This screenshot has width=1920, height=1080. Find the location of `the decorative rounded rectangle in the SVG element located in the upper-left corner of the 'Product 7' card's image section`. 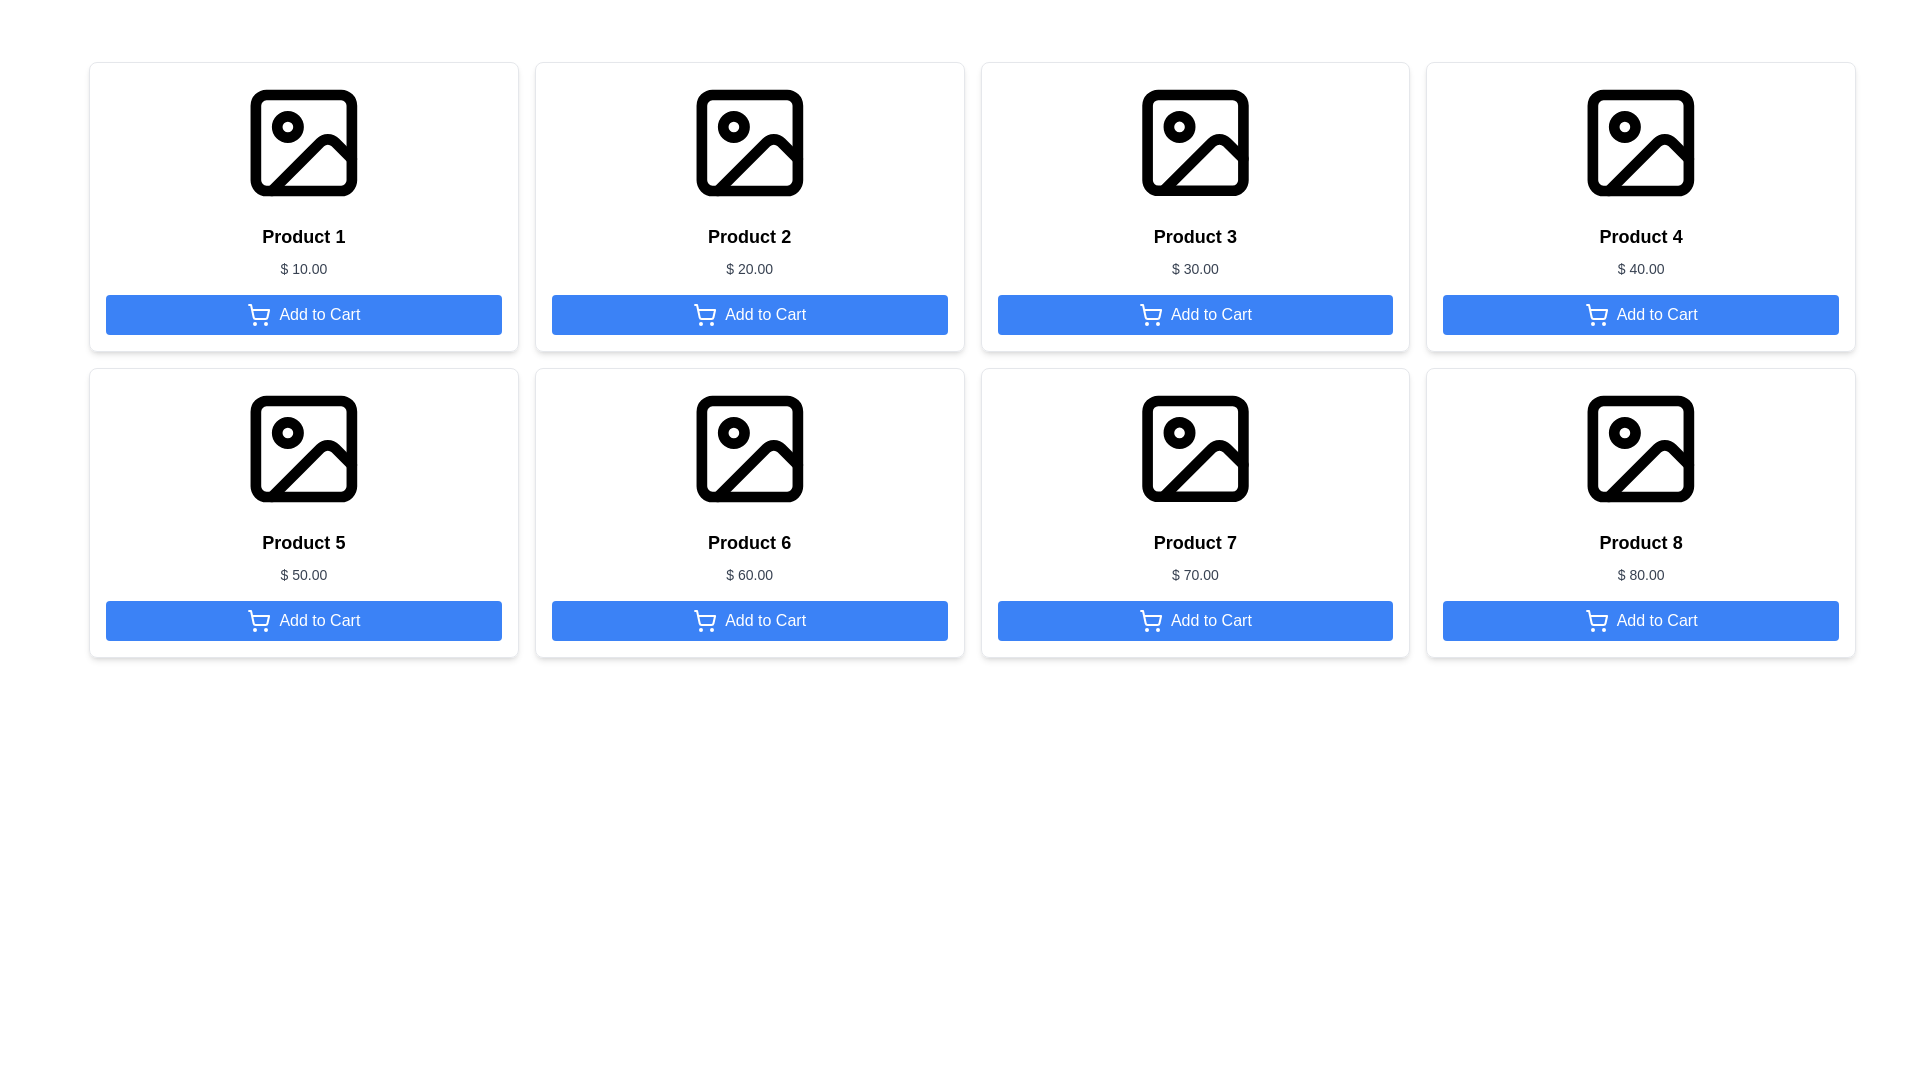

the decorative rounded rectangle in the SVG element located in the upper-left corner of the 'Product 7' card's image section is located at coordinates (1195, 447).